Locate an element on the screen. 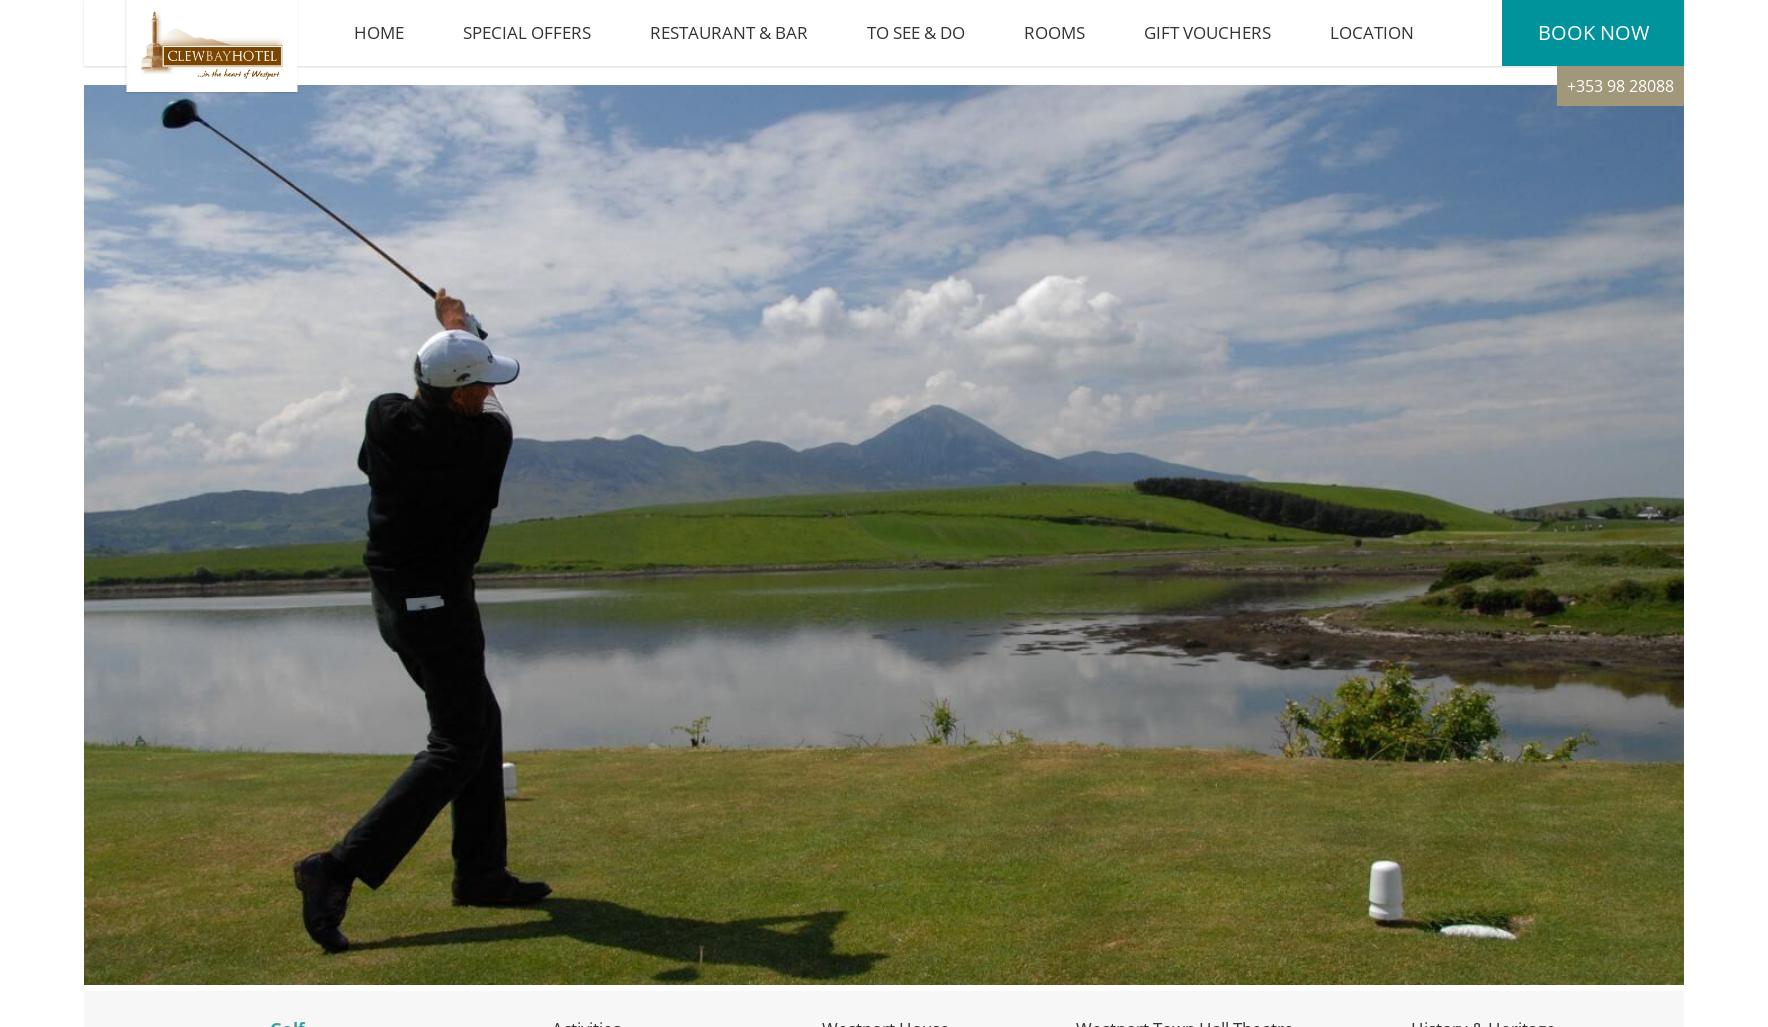 Image resolution: width=1768 pixels, height=1027 pixels. '+353 98 28088' is located at coordinates (1620, 103).